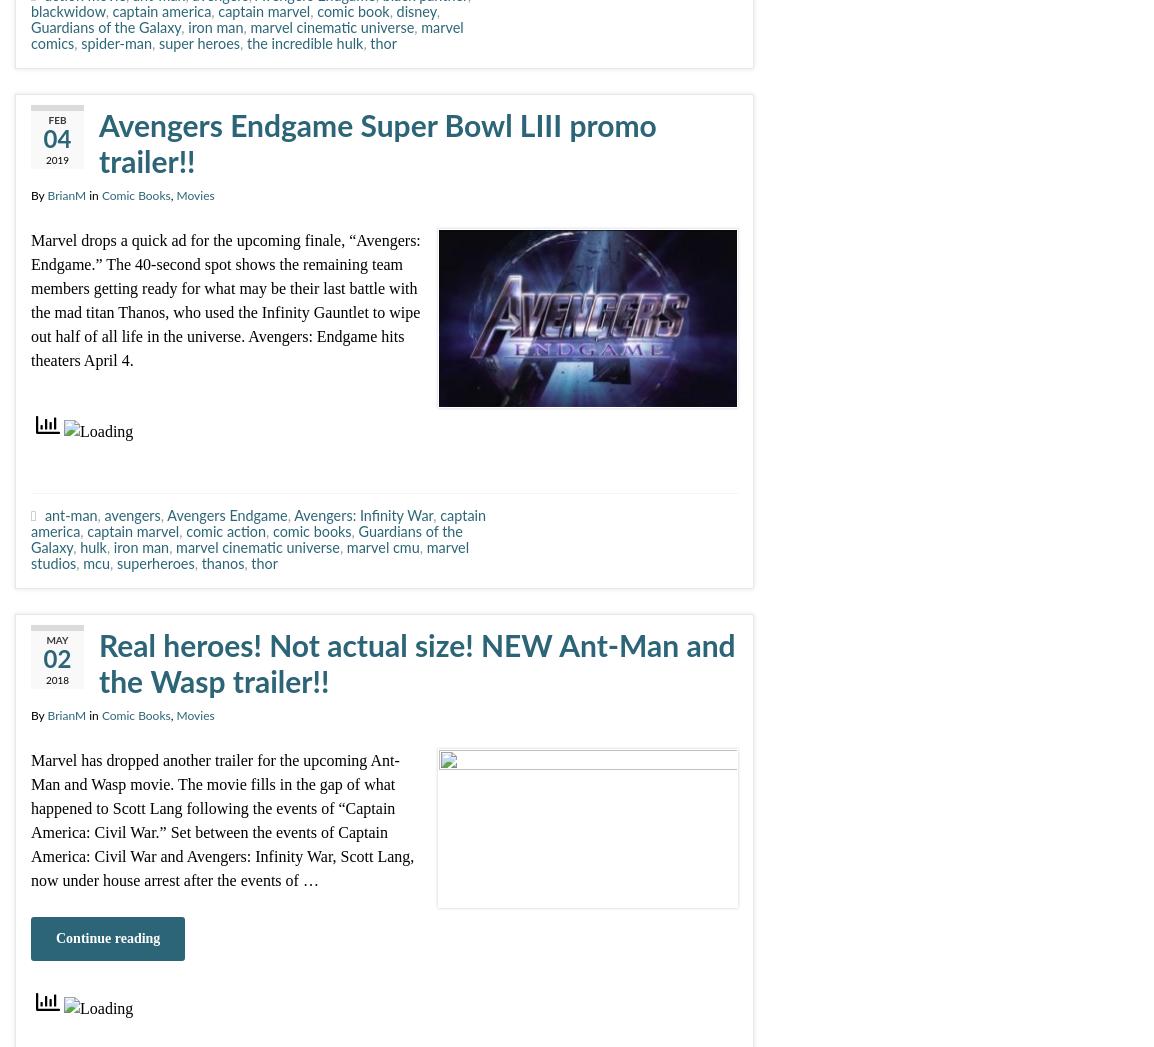  Describe the element at coordinates (42, 660) in the screenshot. I see `'02'` at that location.